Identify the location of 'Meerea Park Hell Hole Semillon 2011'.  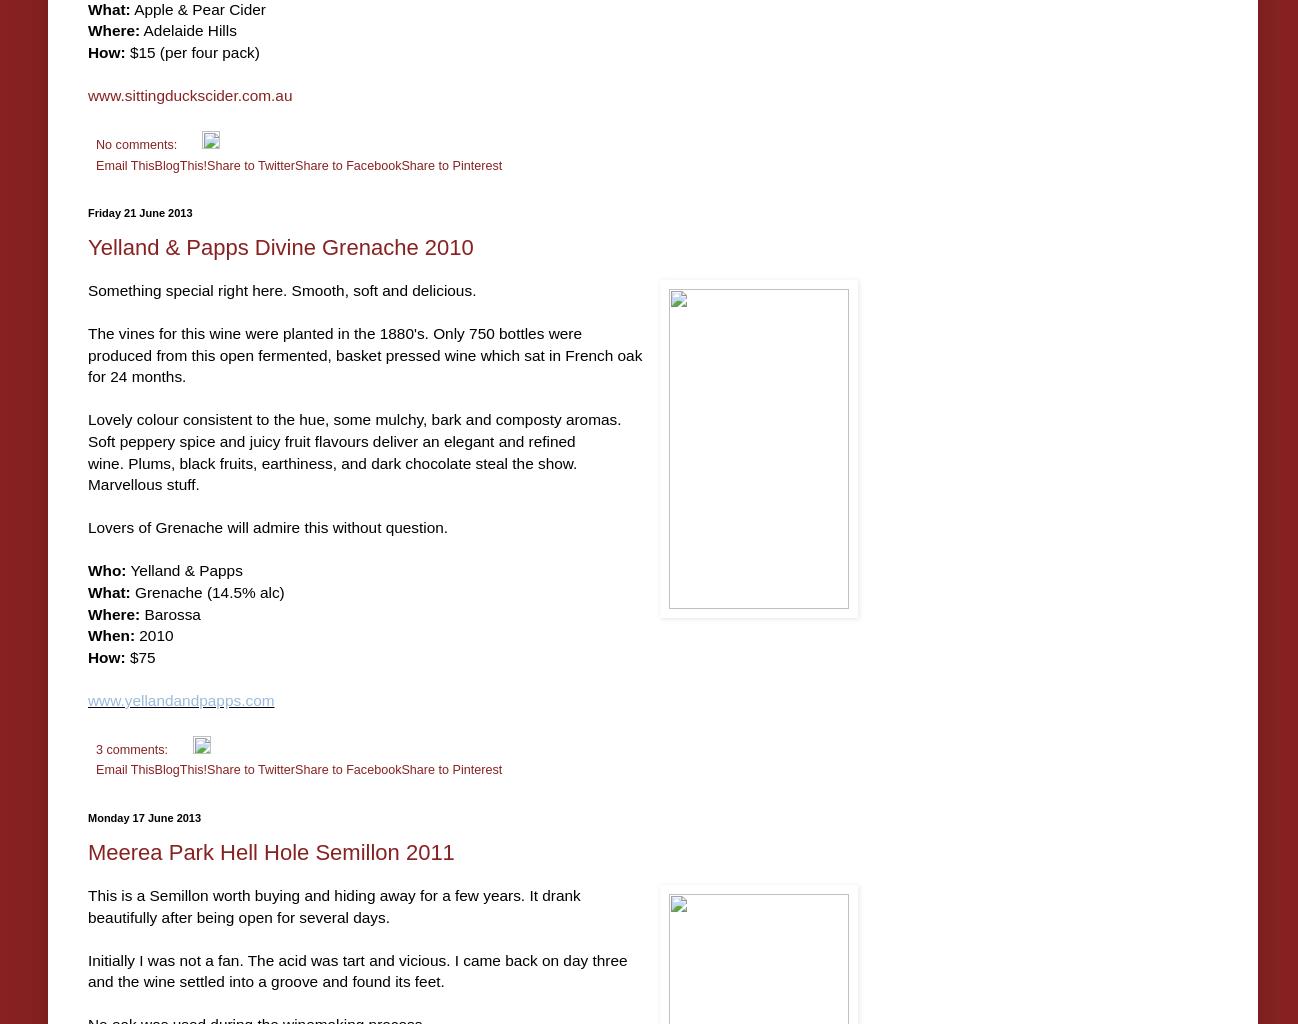
(270, 851).